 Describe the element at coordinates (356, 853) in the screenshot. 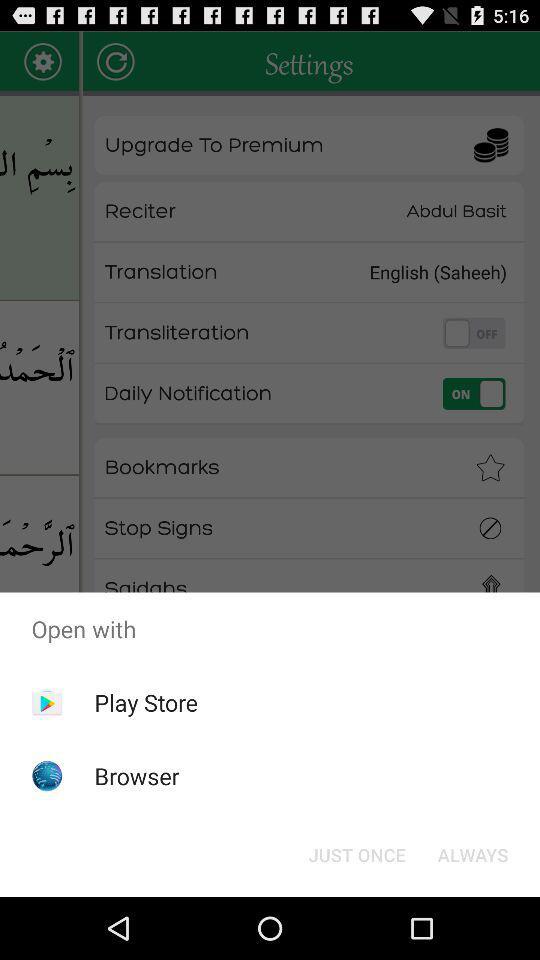

I see `item next to always item` at that location.